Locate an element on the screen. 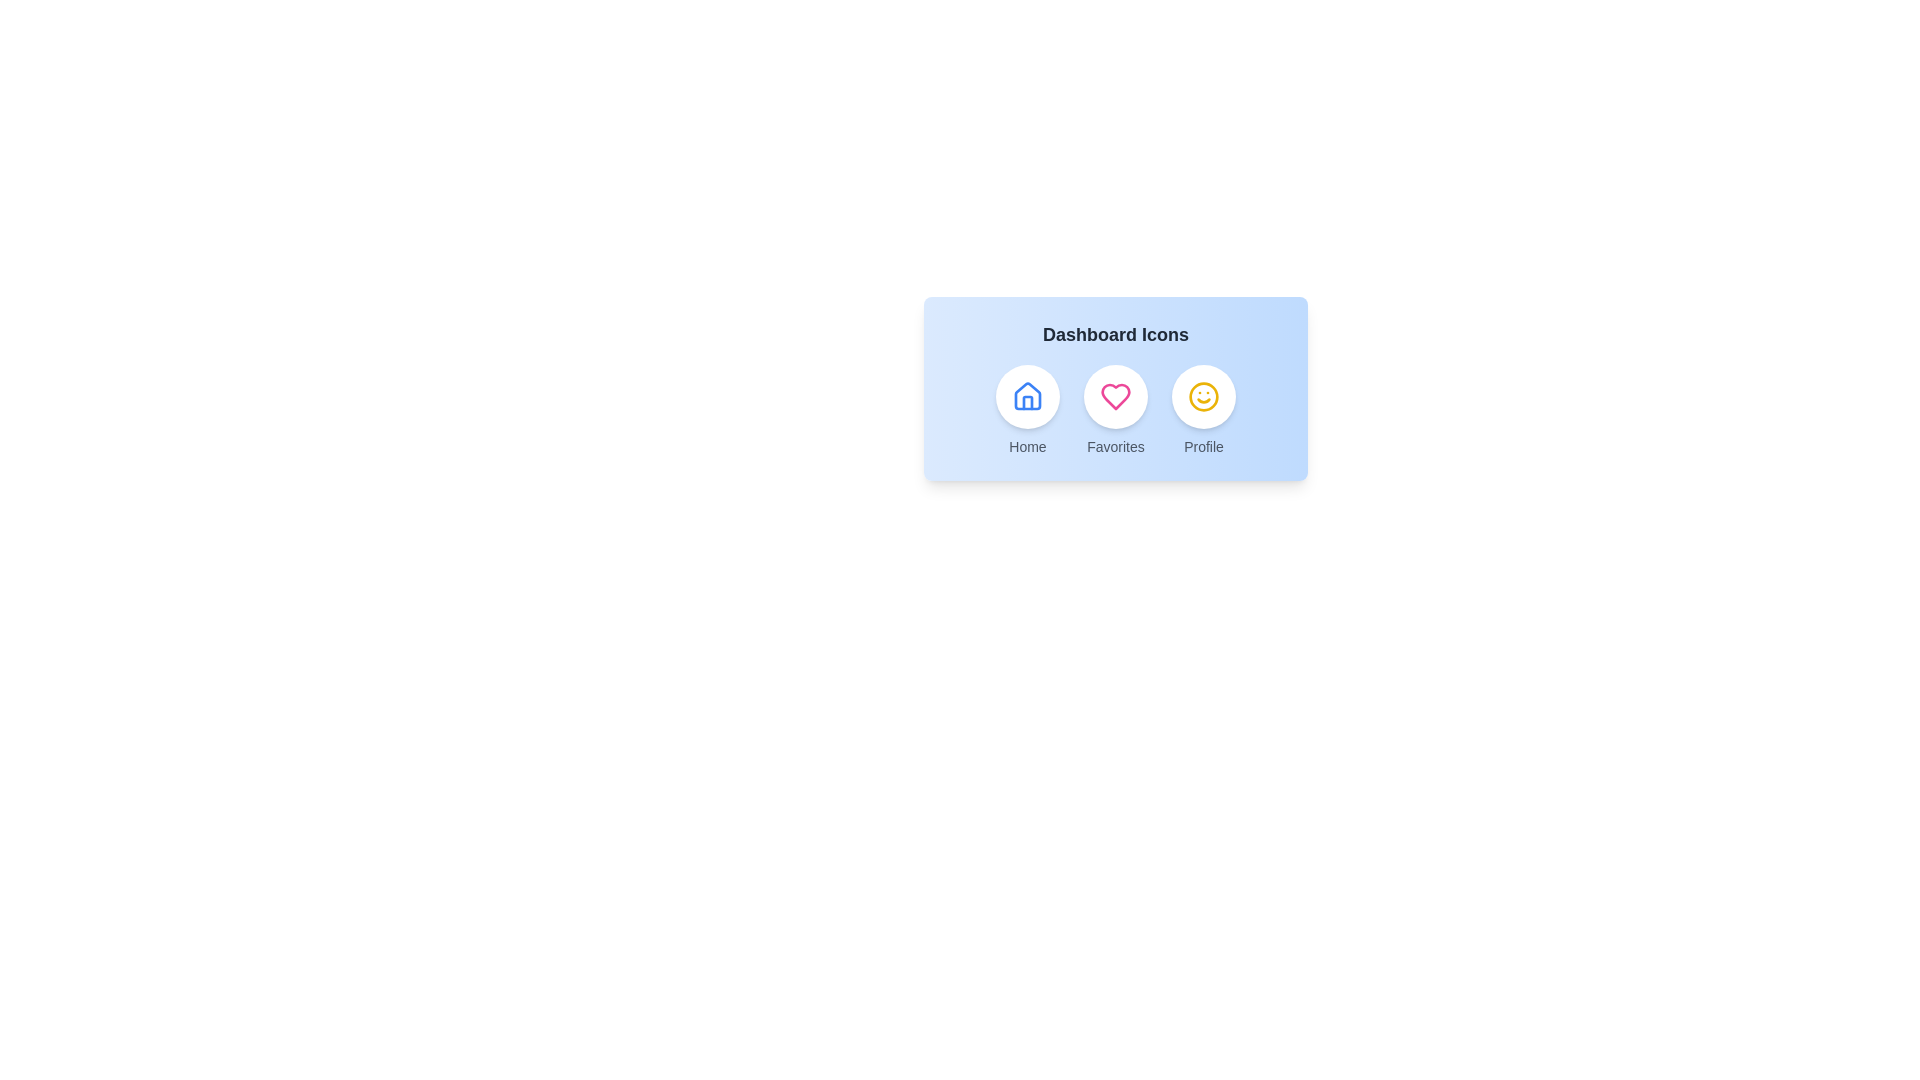  the 'Profile' text label, which is styled with a small, gray font and is located within the 'Dashboard Icons' section, specifically under the smiley-face icon is located at coordinates (1203, 446).